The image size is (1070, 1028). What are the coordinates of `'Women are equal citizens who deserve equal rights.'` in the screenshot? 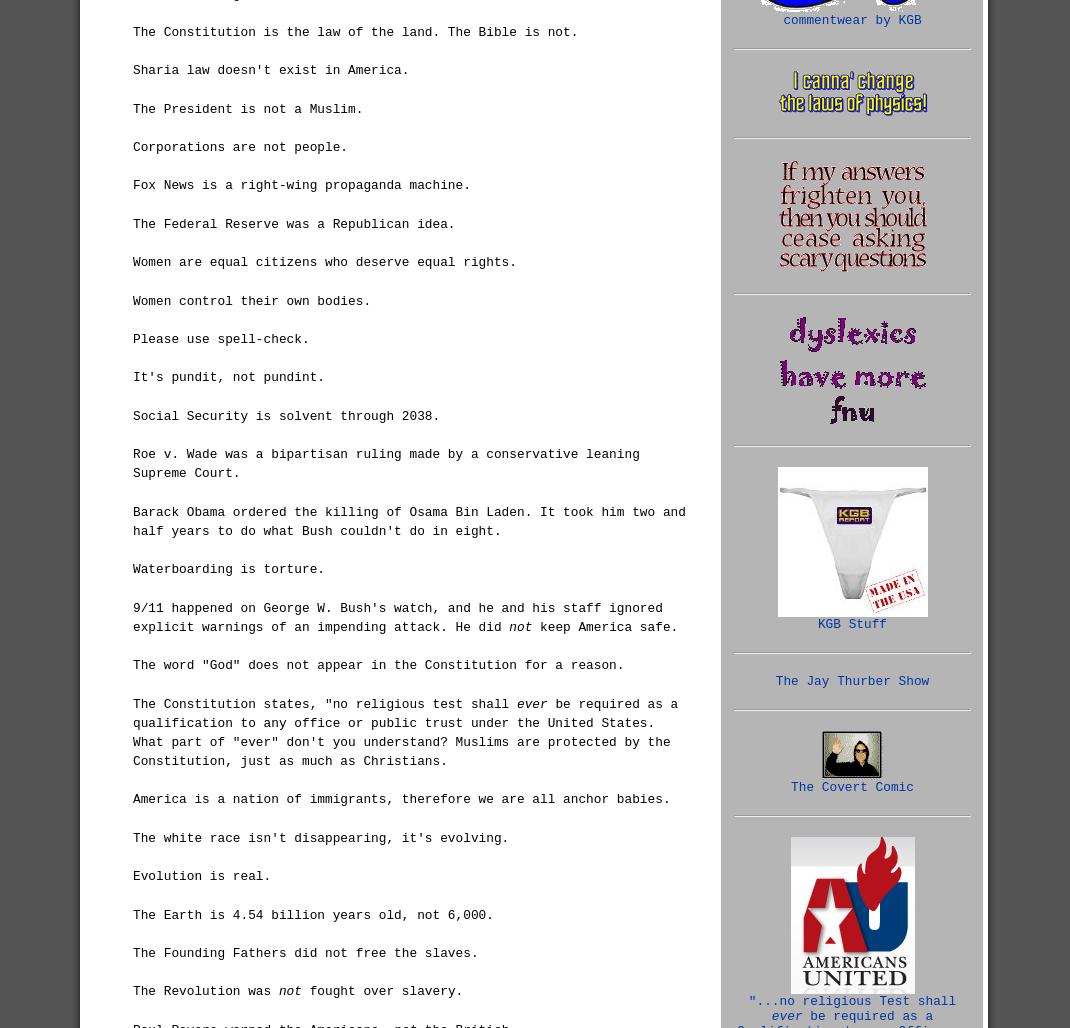 It's located at (324, 262).